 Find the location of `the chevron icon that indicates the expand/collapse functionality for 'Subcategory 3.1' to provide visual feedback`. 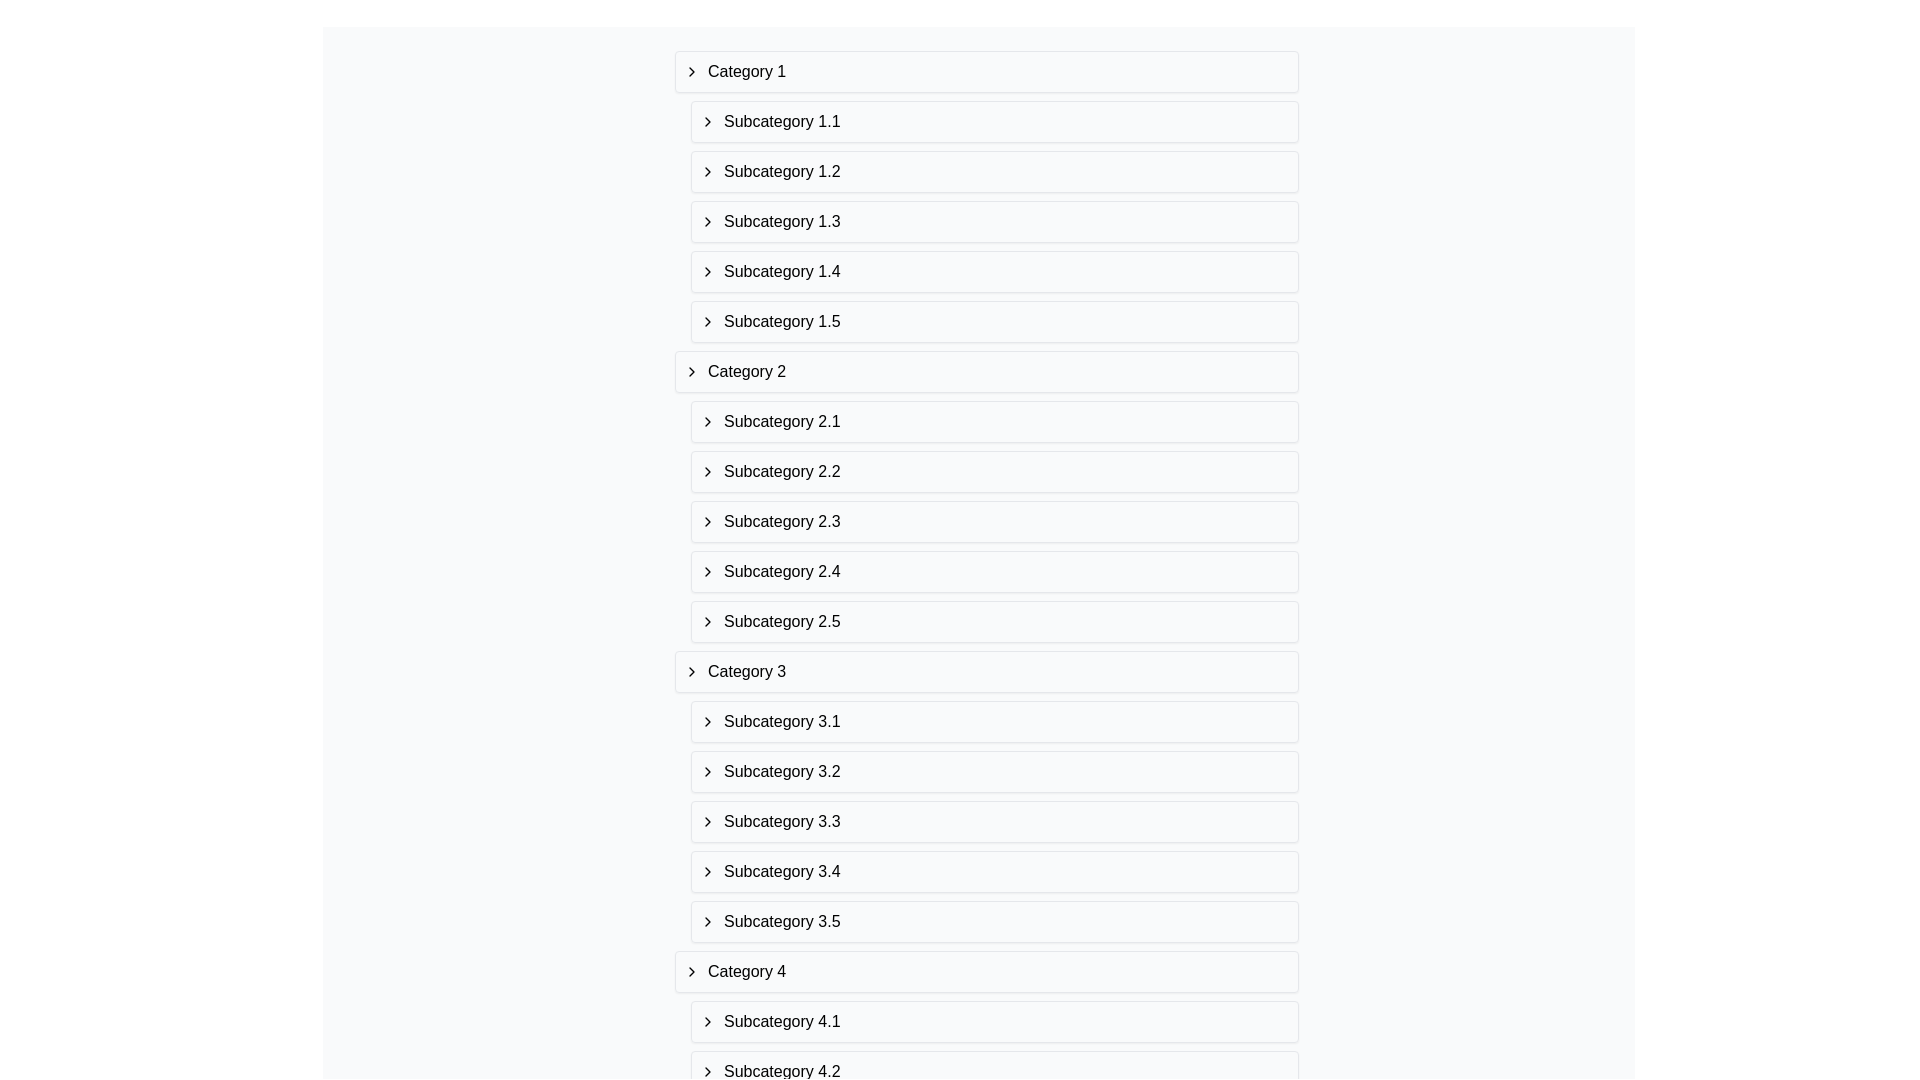

the chevron icon that indicates the expand/collapse functionality for 'Subcategory 3.1' to provide visual feedback is located at coordinates (708, 721).